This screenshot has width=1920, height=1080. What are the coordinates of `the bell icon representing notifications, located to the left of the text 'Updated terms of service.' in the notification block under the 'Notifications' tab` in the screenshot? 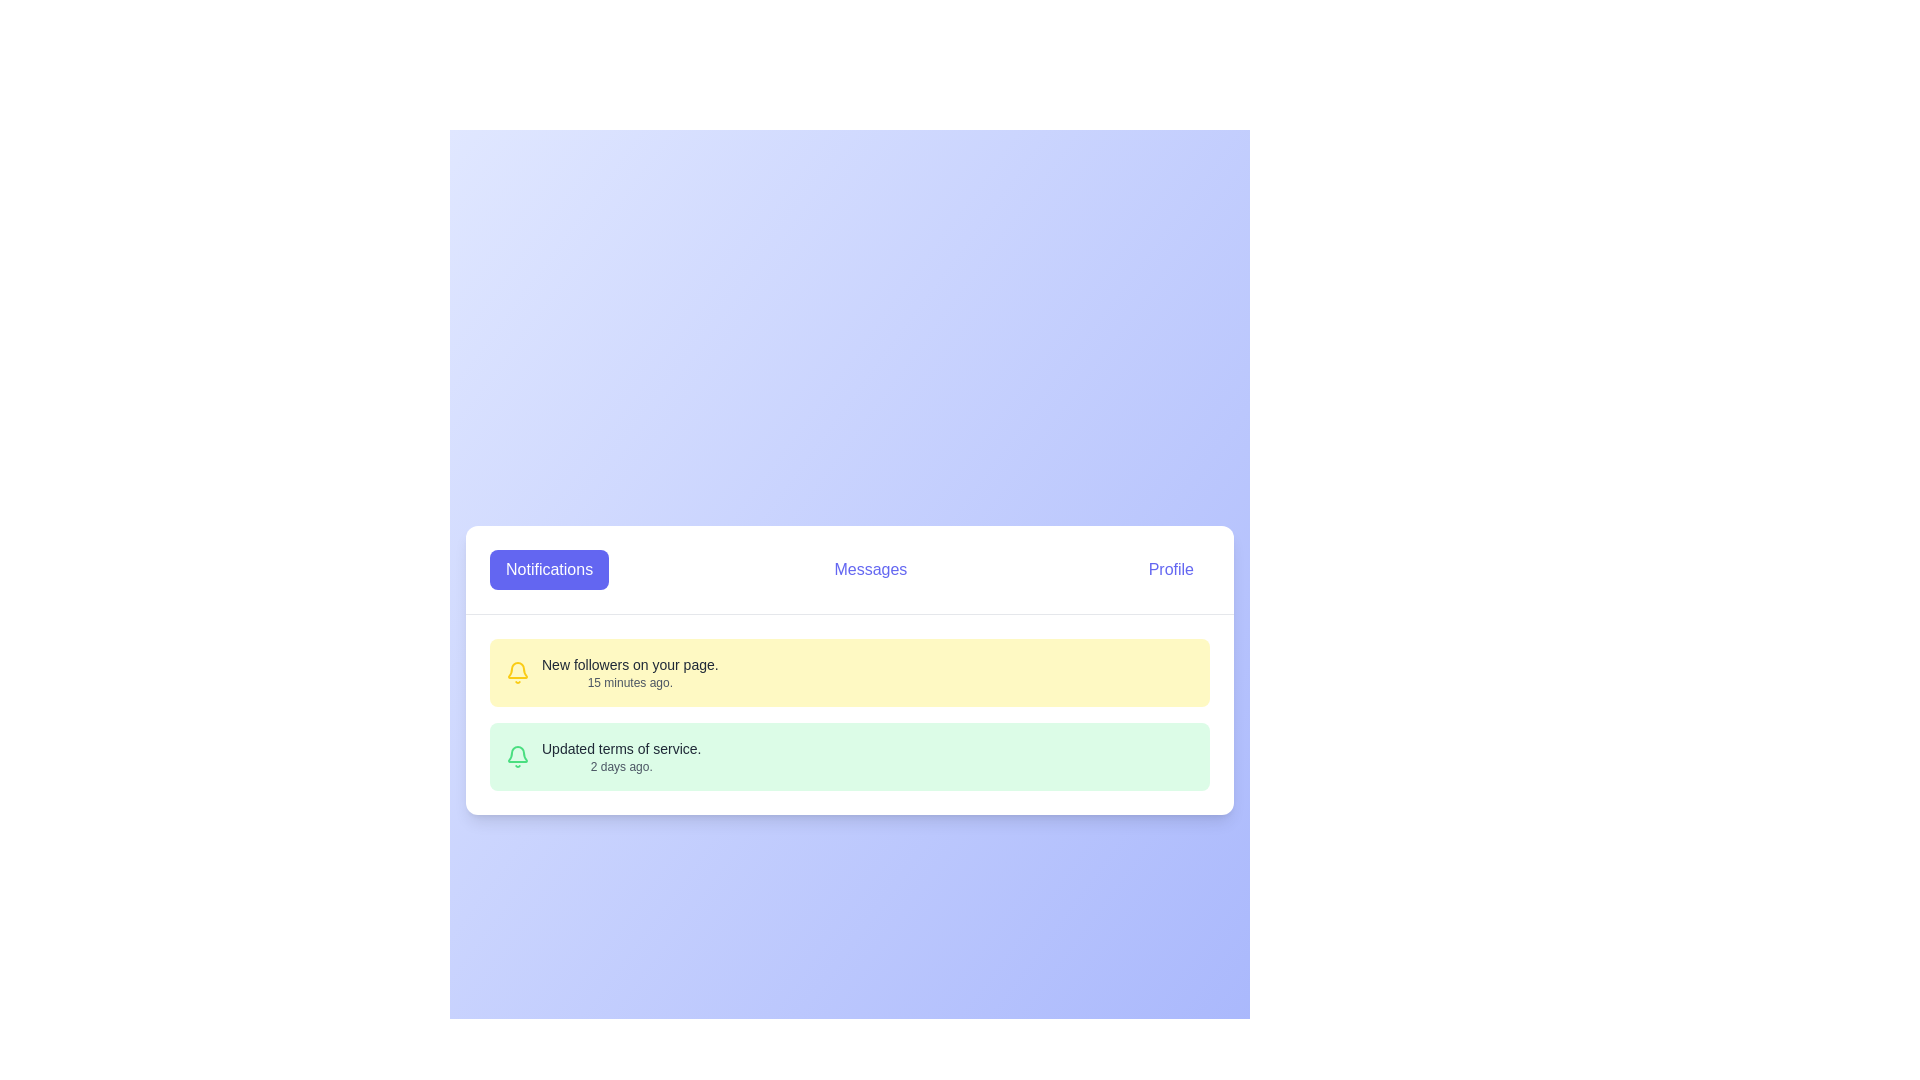 It's located at (518, 756).